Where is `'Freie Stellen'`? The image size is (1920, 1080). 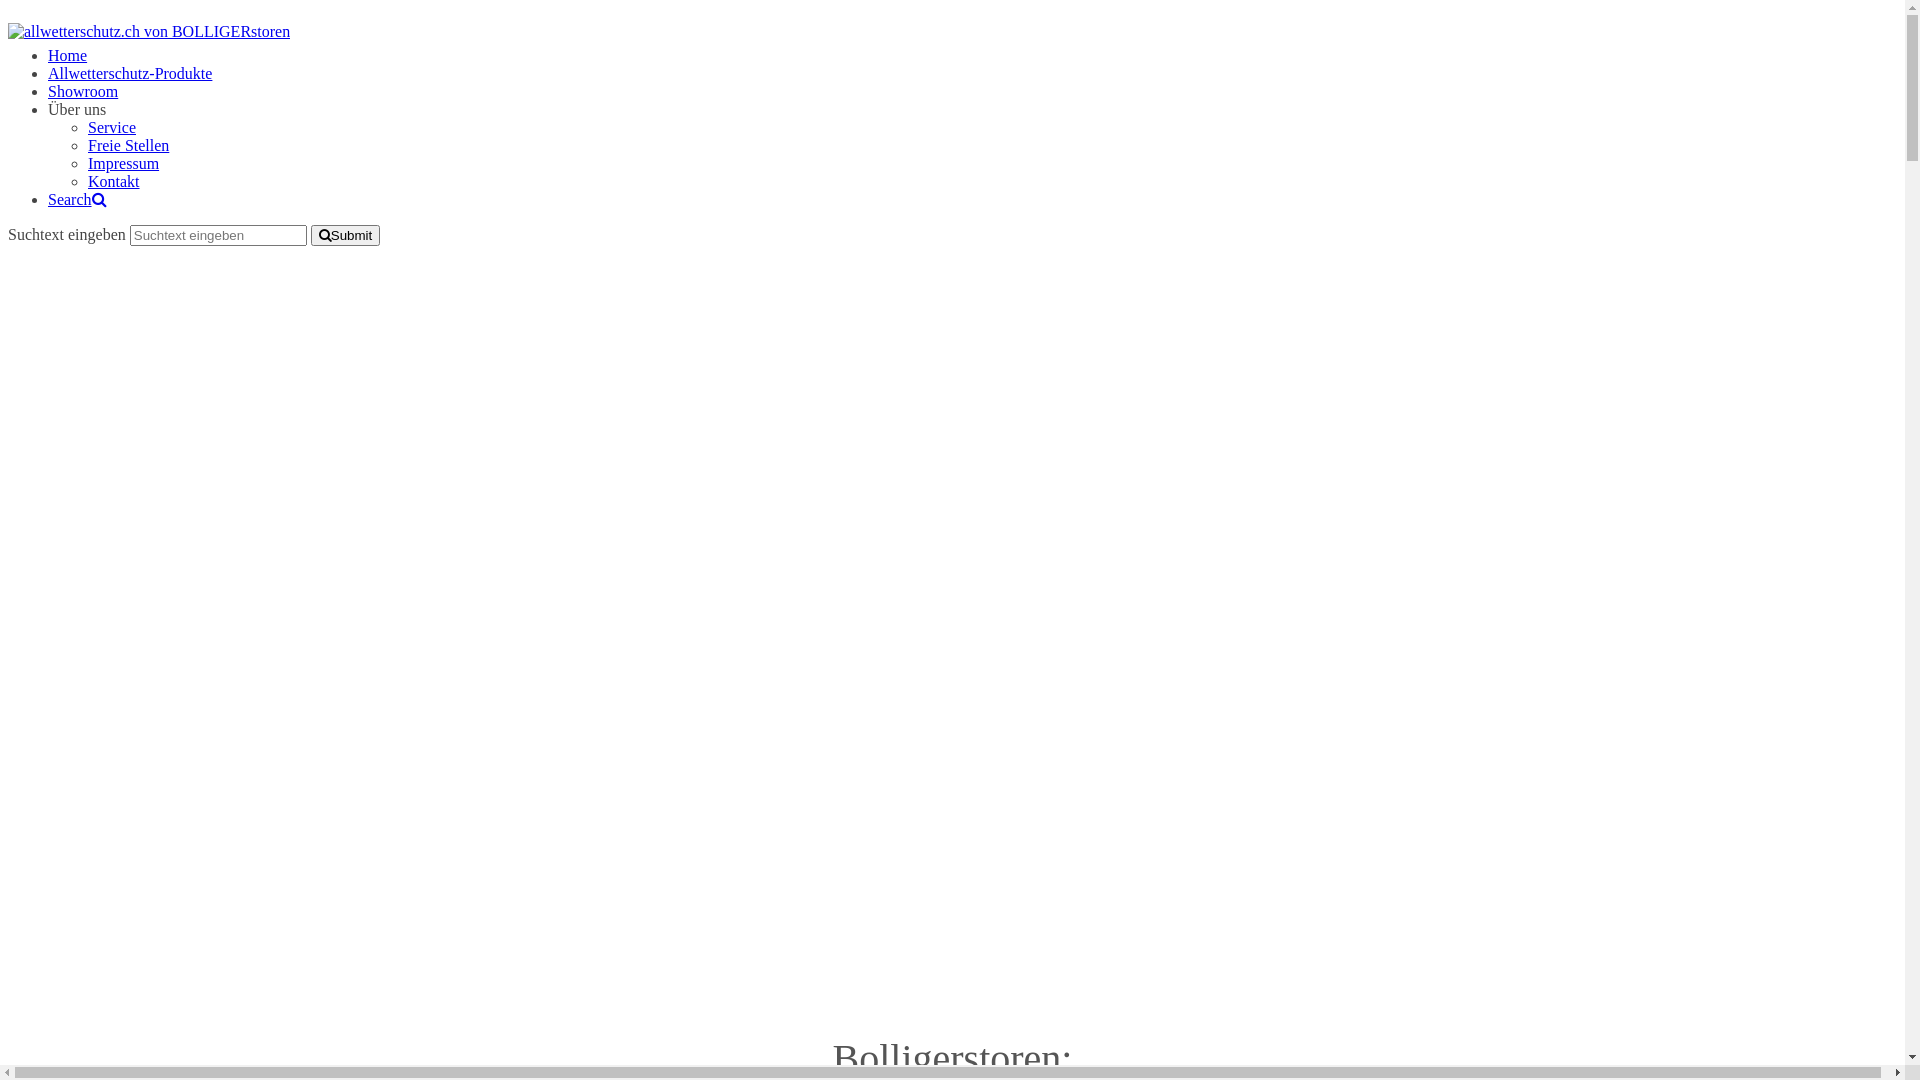
'Freie Stellen' is located at coordinates (86, 144).